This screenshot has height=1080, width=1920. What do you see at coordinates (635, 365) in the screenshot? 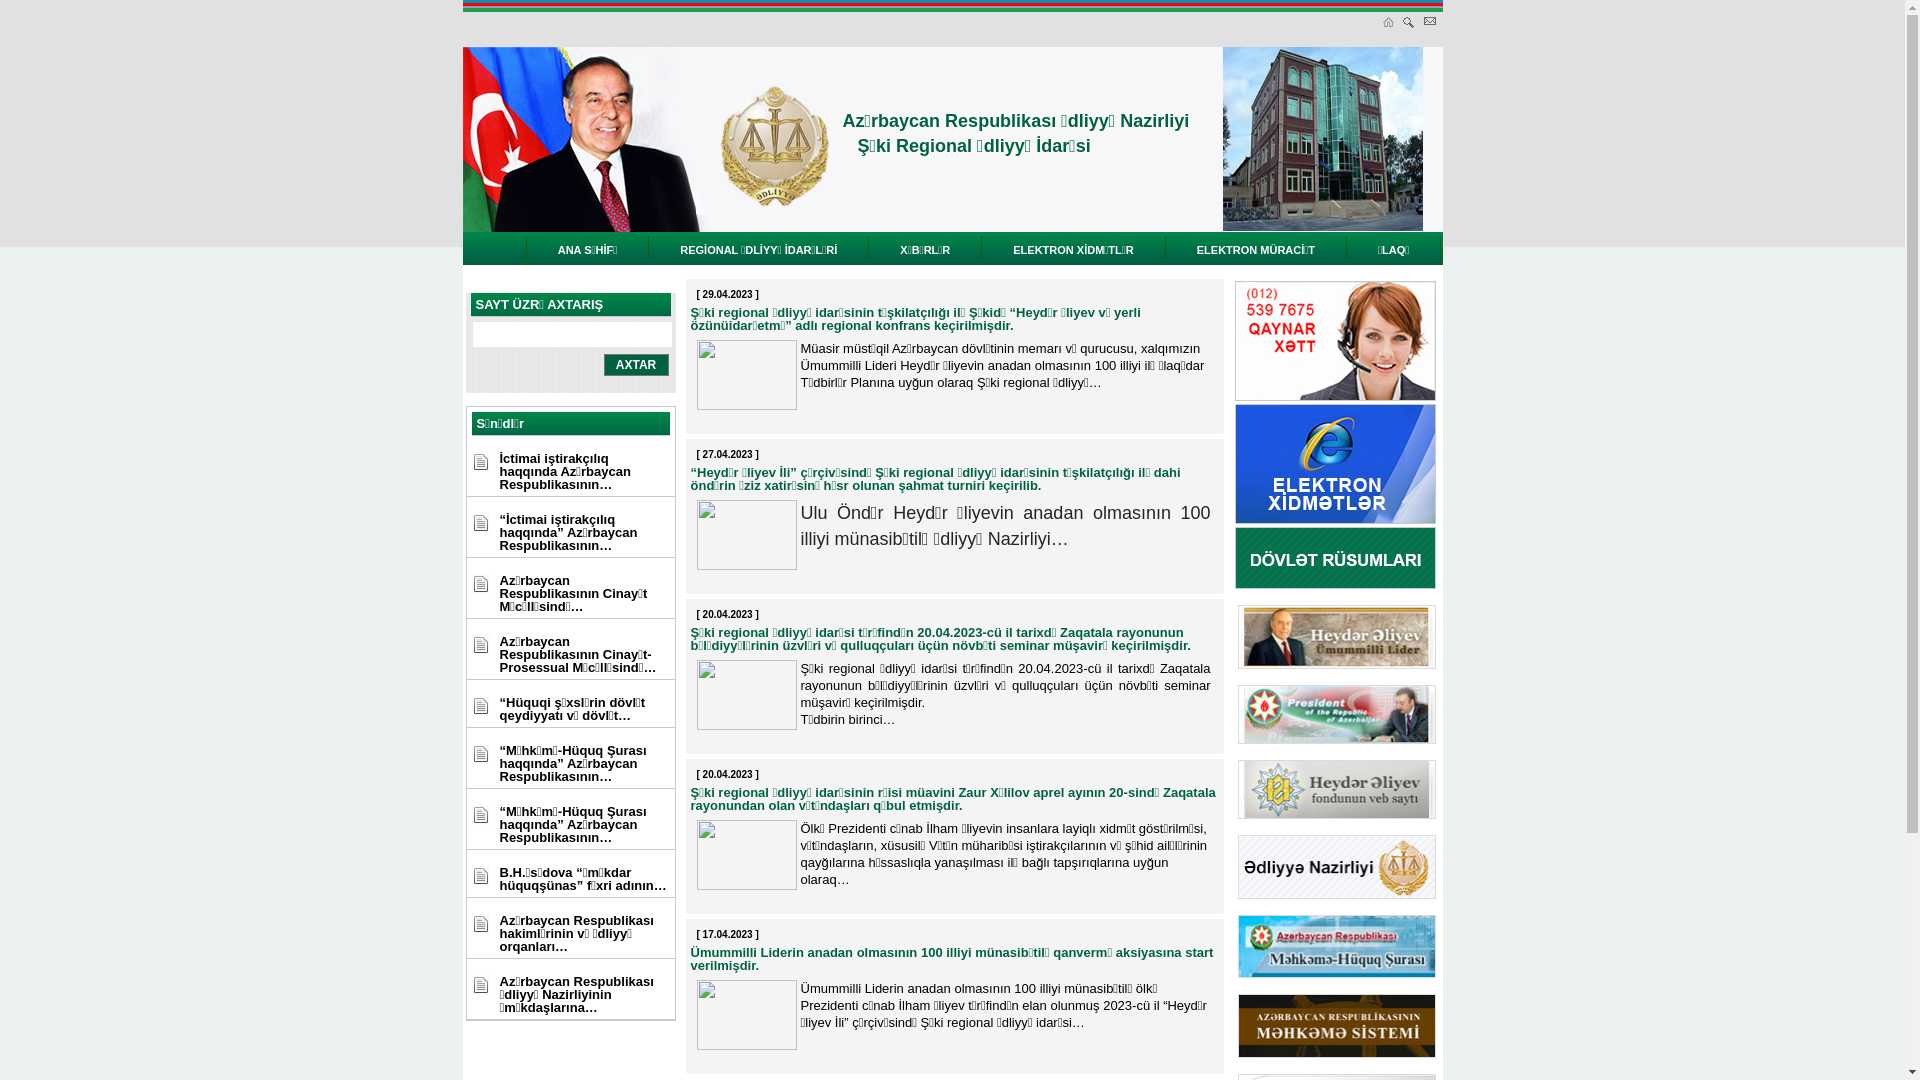
I see `'AXTAR'` at bounding box center [635, 365].